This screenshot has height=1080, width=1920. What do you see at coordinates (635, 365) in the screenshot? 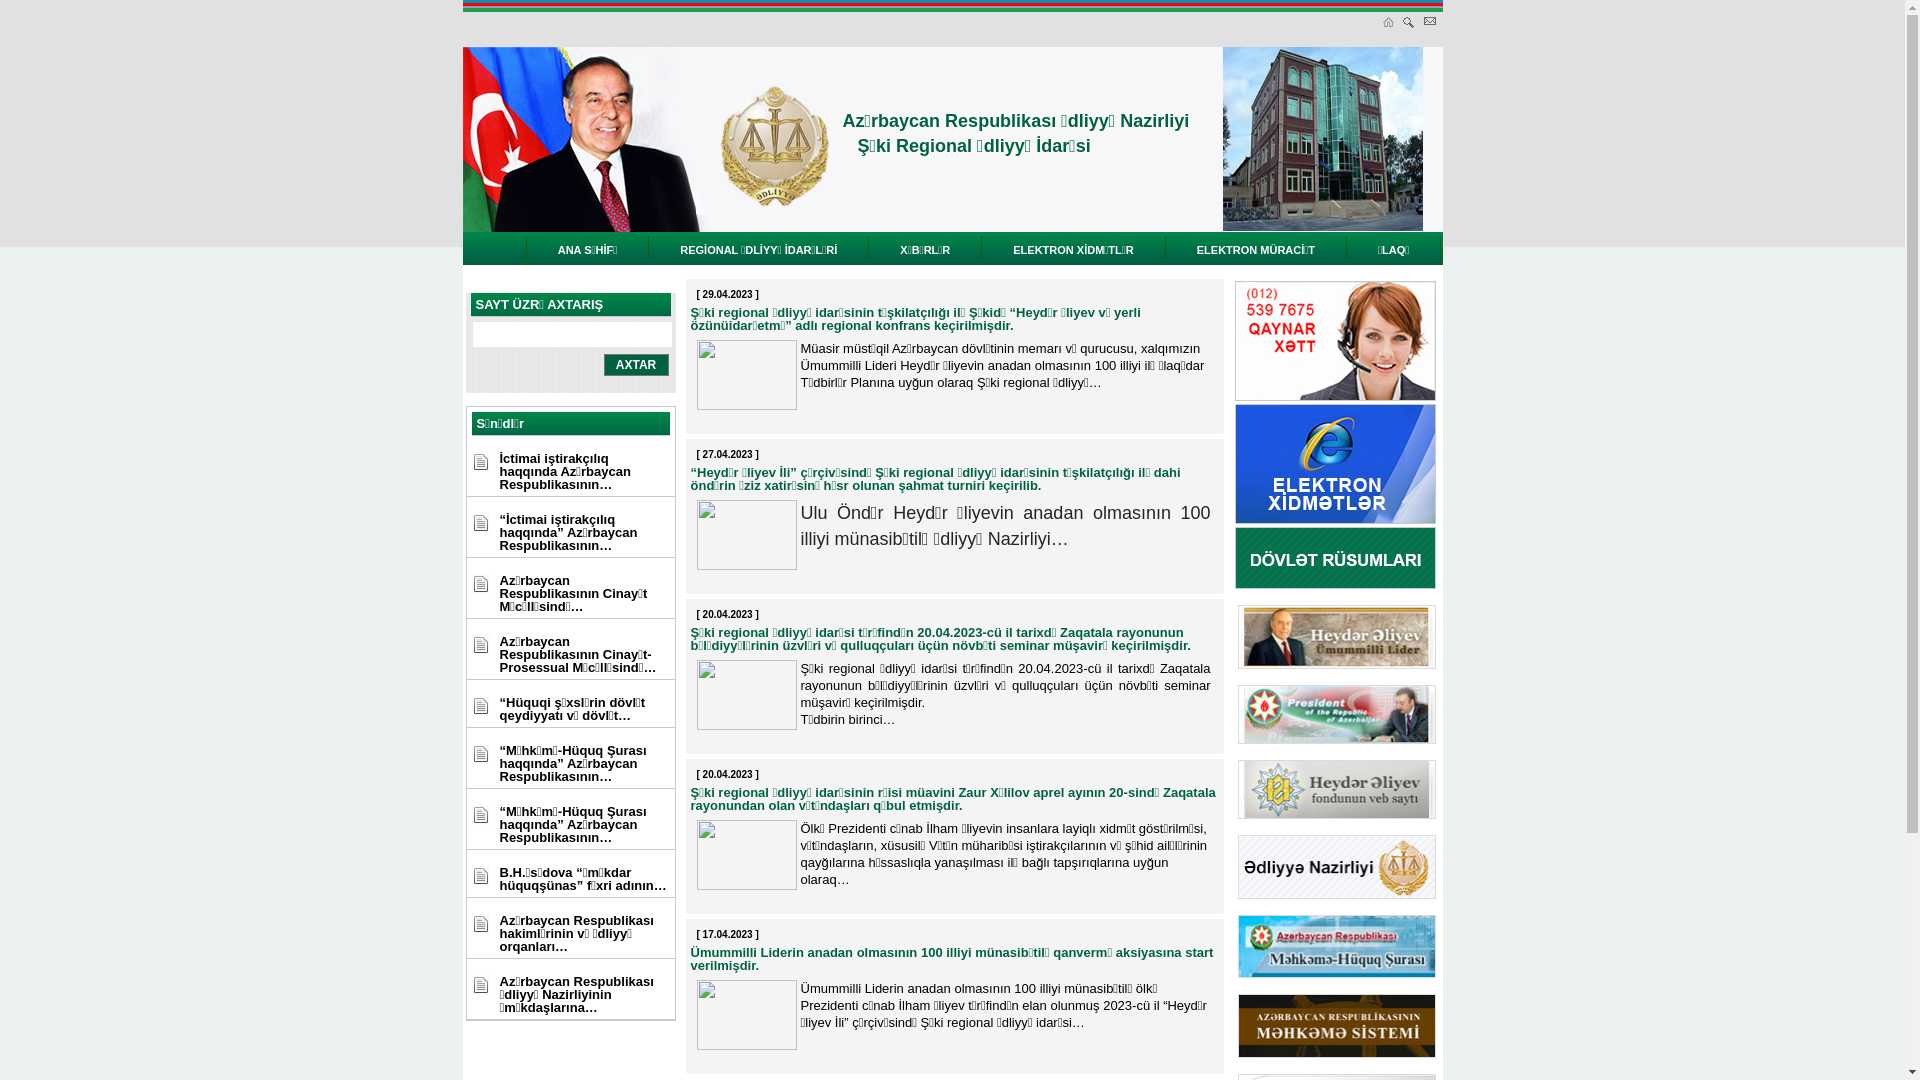
I see `'AXTAR'` at bounding box center [635, 365].